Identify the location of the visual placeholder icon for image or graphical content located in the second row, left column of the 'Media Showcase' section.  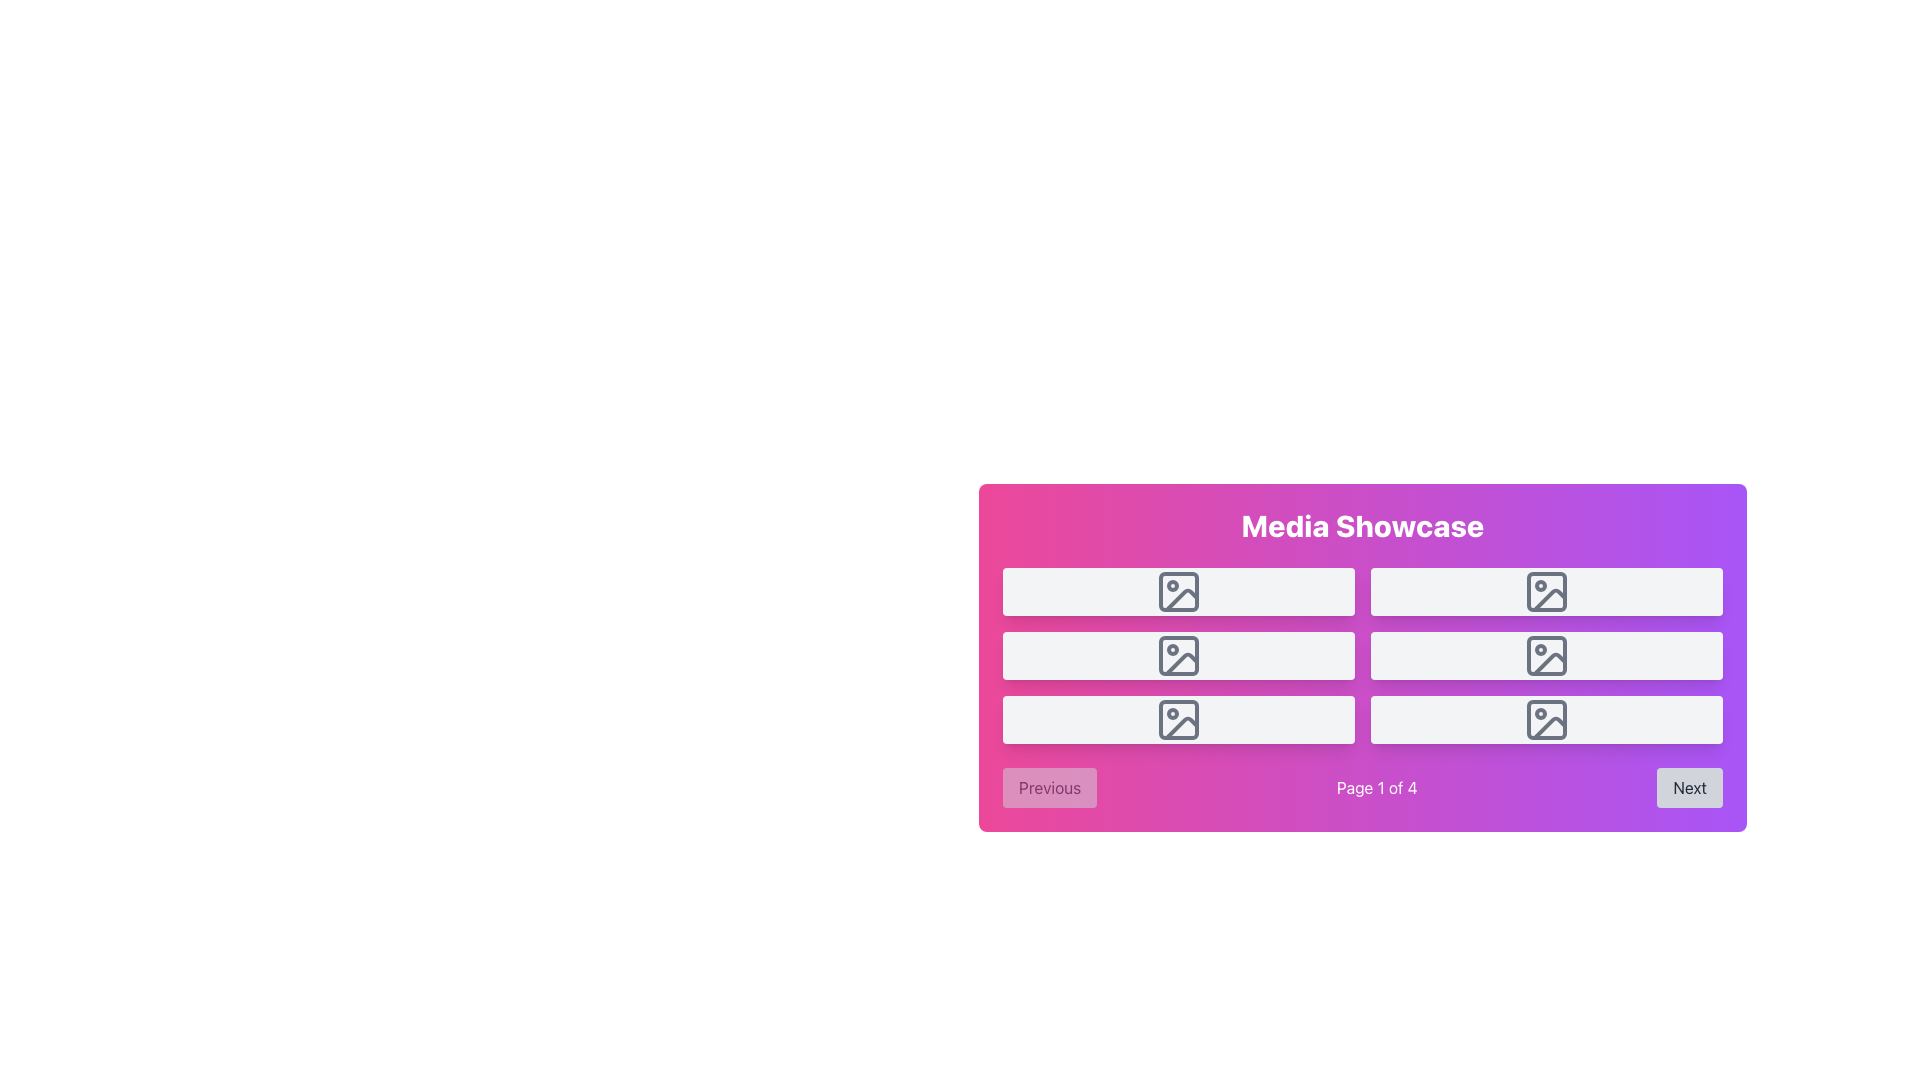
(1179, 655).